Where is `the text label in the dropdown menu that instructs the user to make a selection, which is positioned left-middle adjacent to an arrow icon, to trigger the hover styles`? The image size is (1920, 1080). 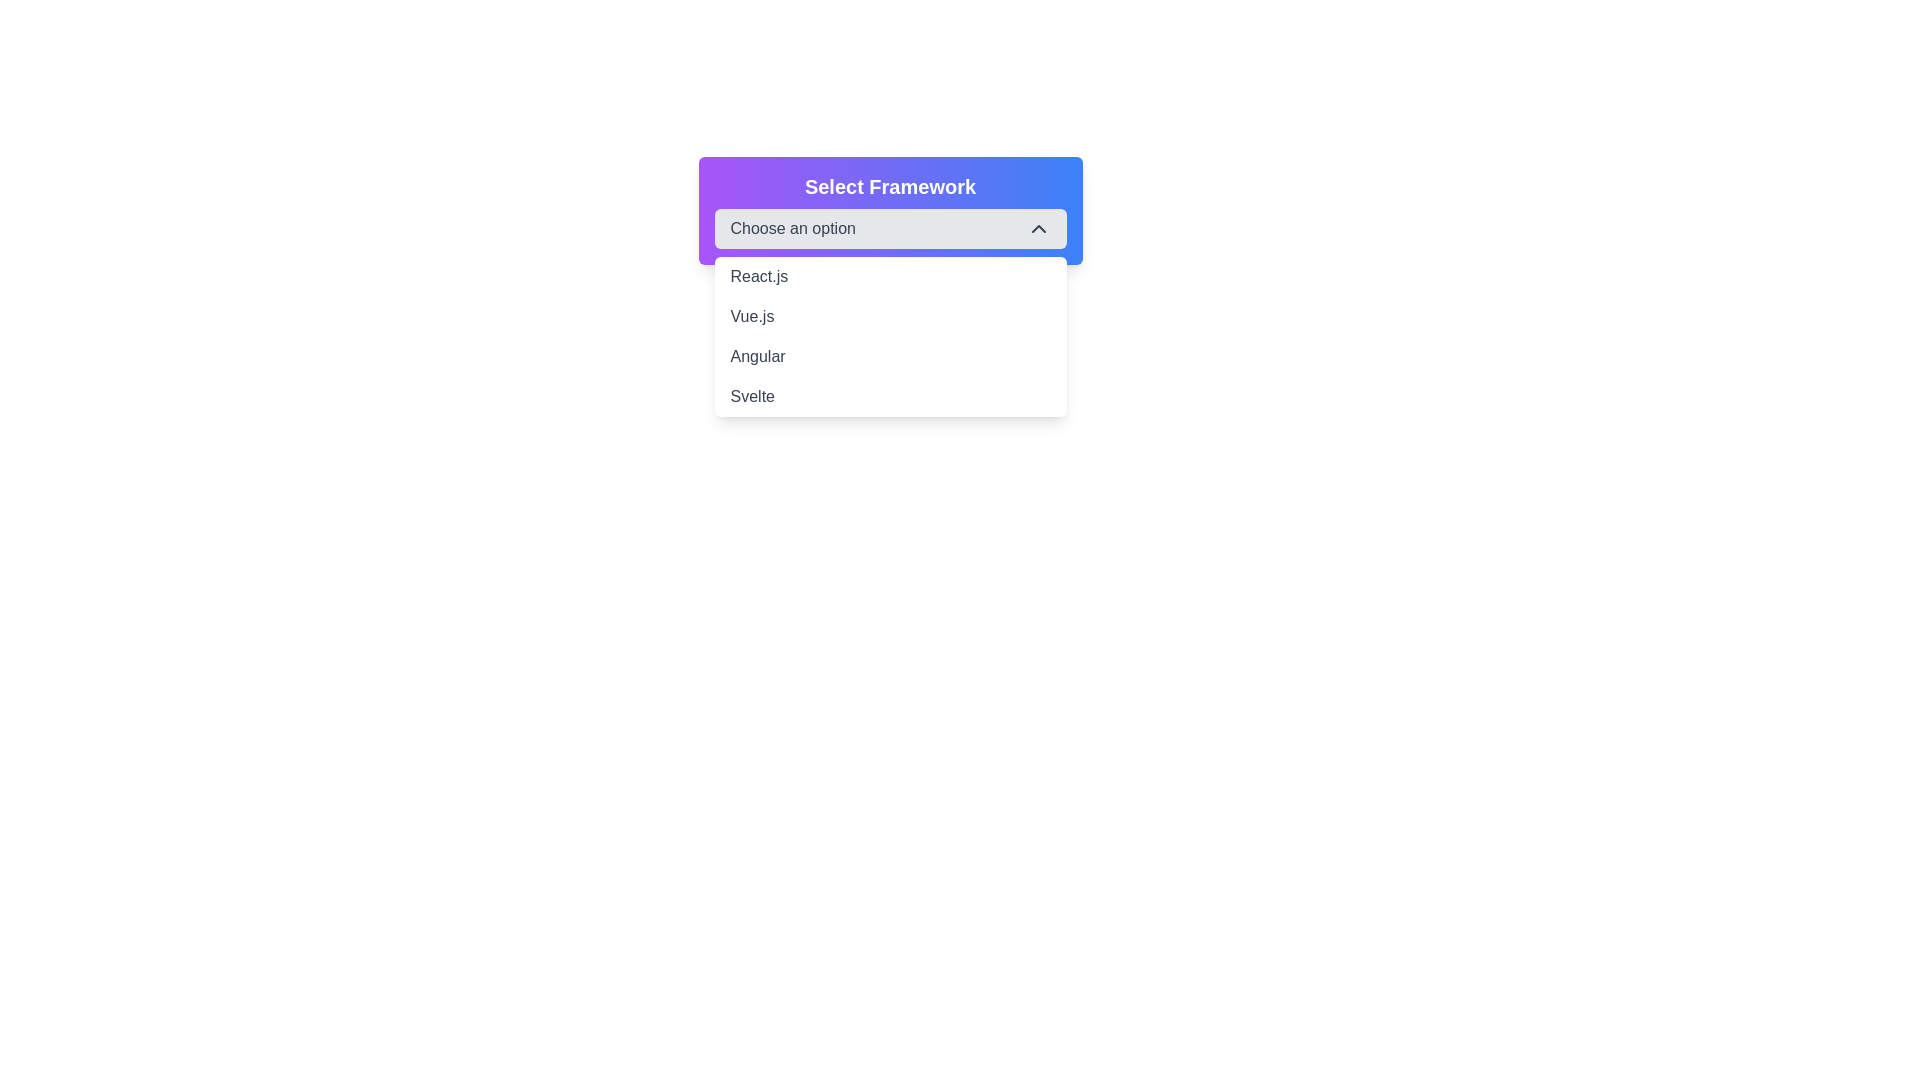 the text label in the dropdown menu that instructs the user to make a selection, which is positioned left-middle adjacent to an arrow icon, to trigger the hover styles is located at coordinates (792, 227).